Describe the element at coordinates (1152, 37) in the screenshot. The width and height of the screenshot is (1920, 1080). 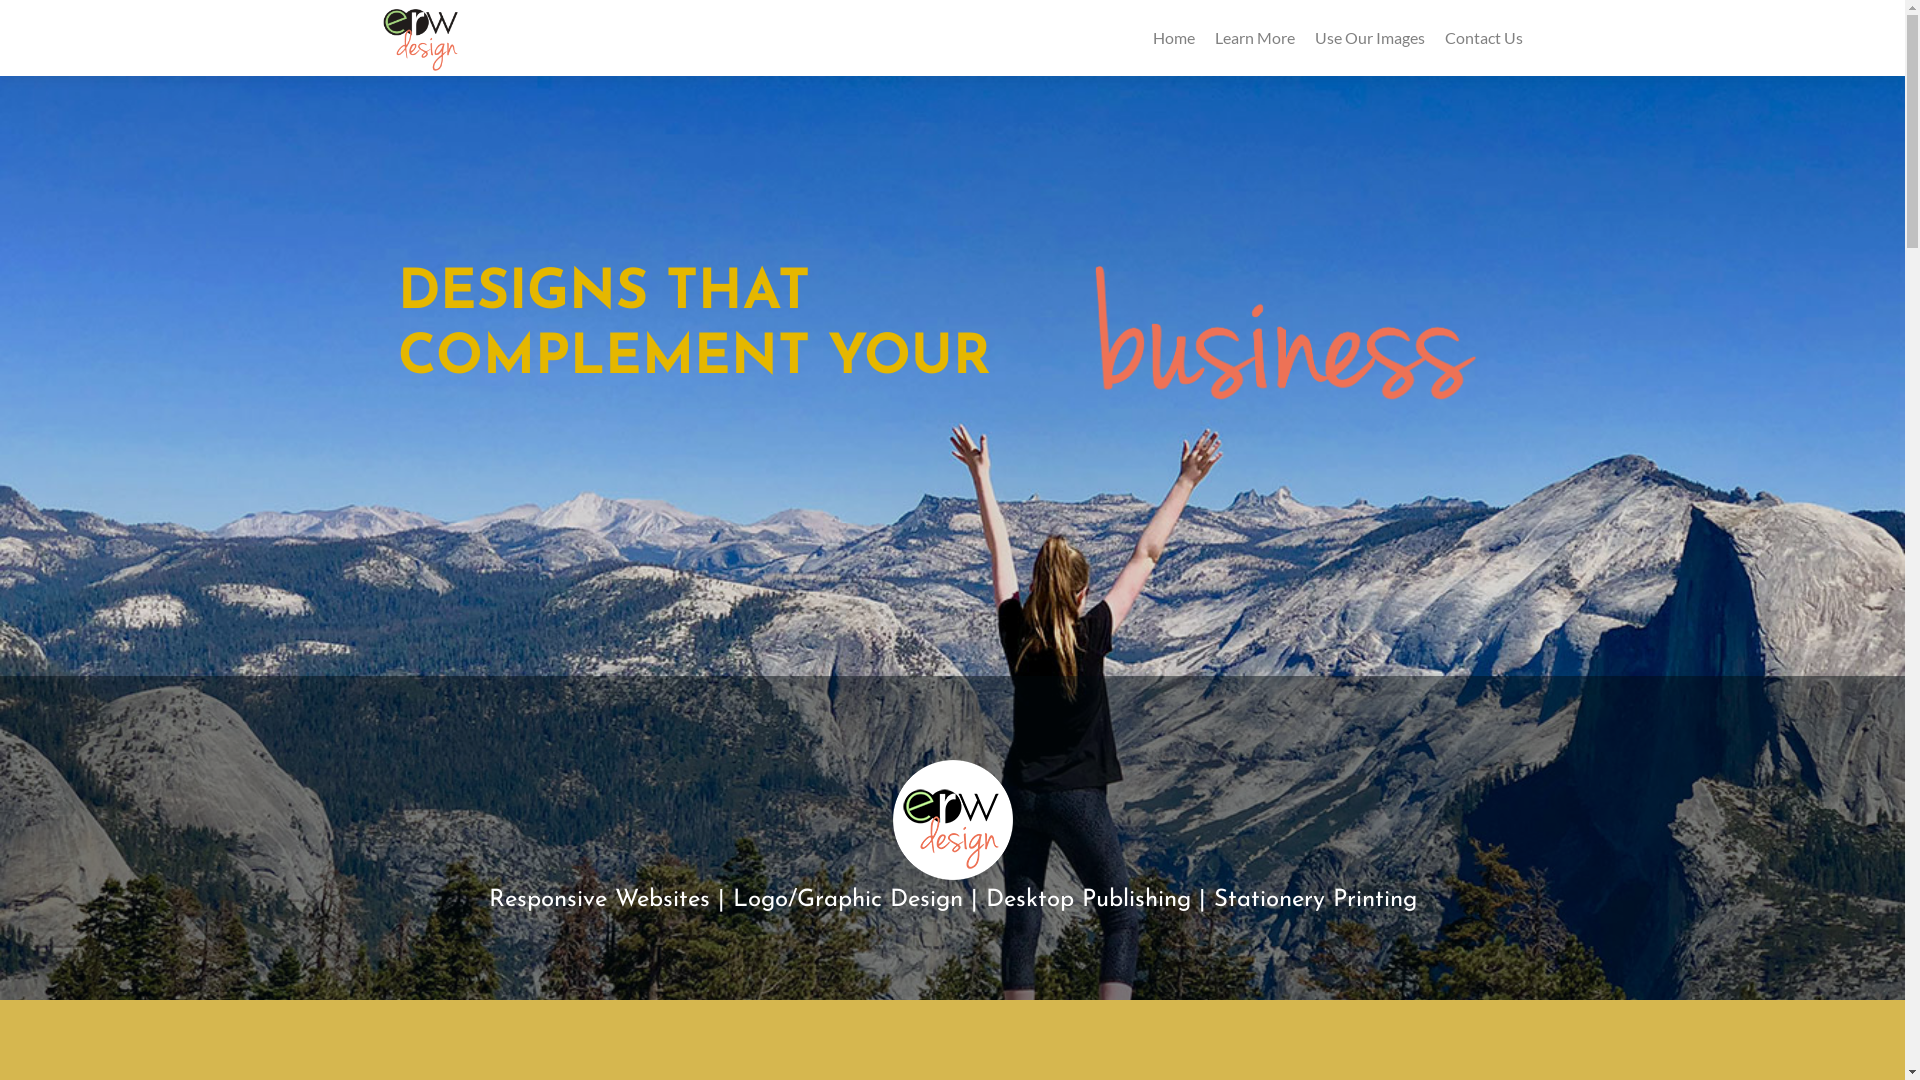
I see `'Home'` at that location.